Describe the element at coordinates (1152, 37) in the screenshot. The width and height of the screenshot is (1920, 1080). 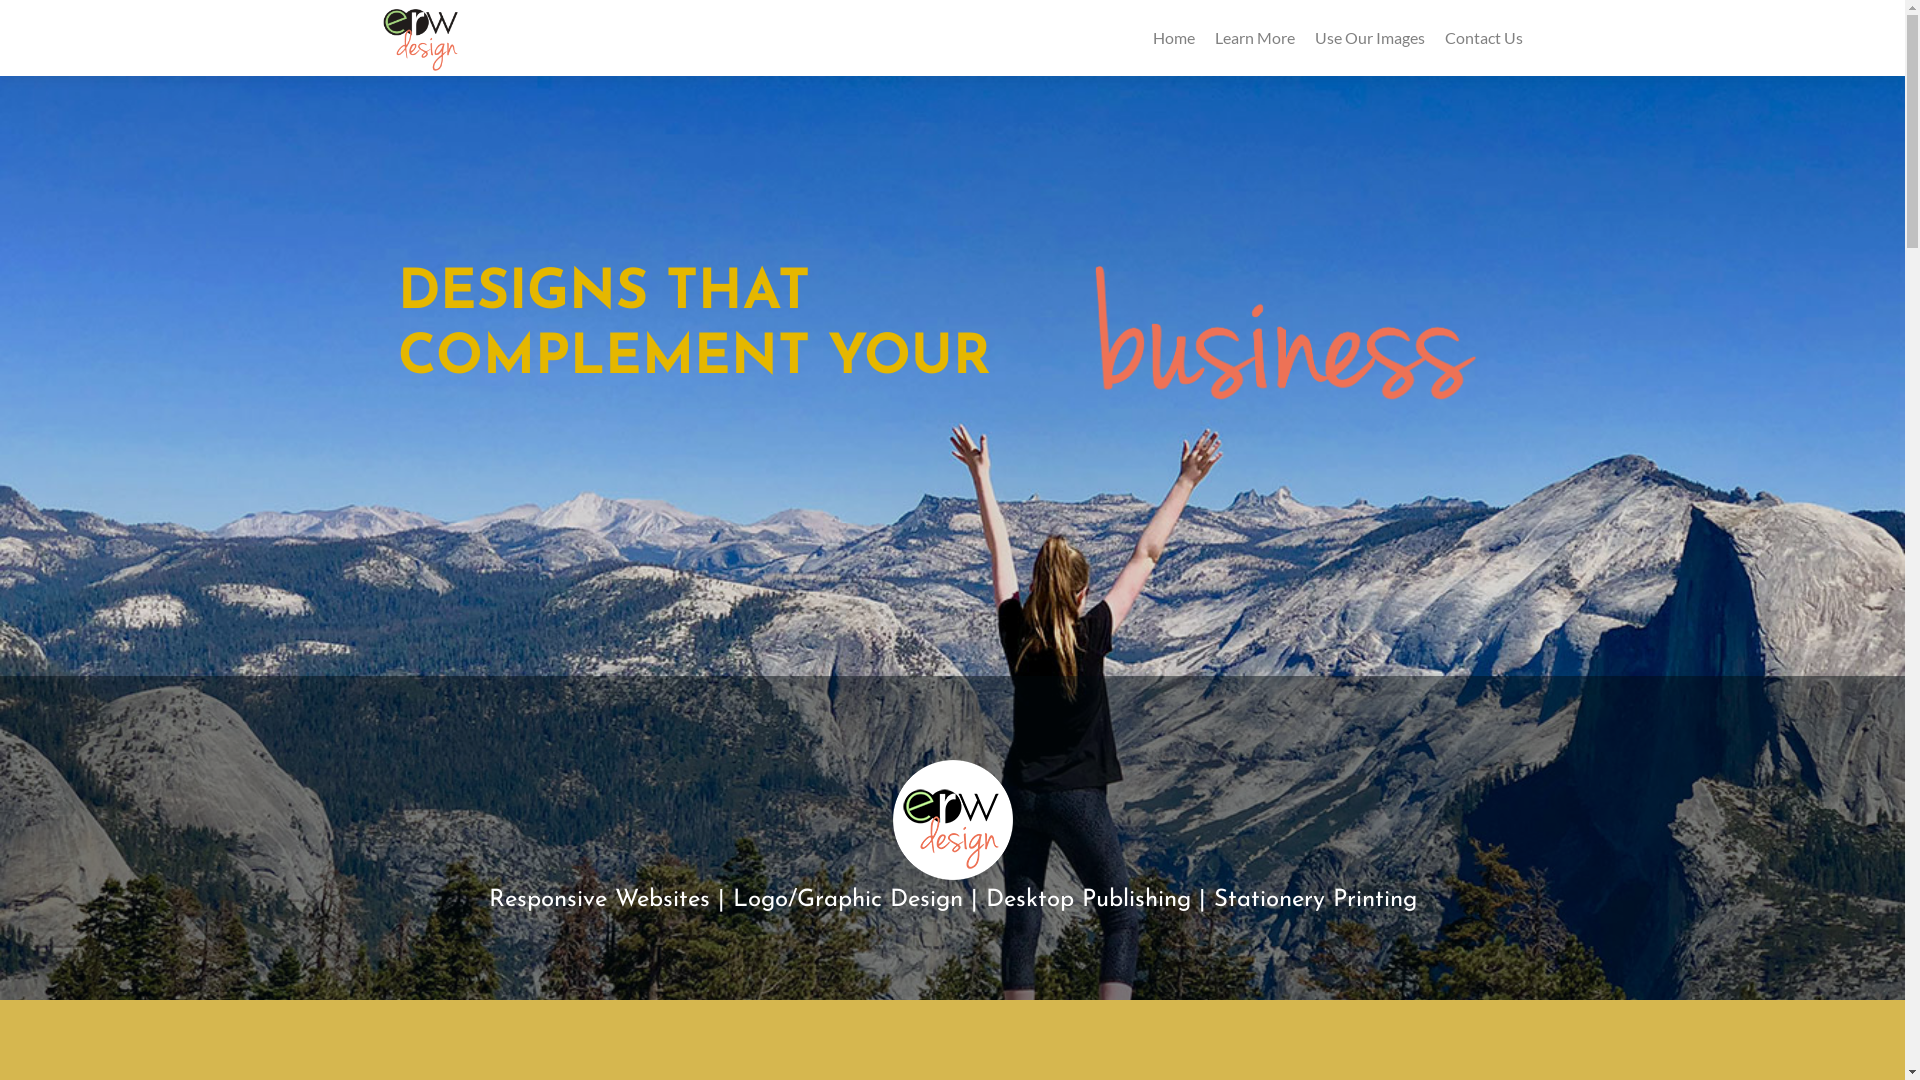
I see `'Home'` at that location.